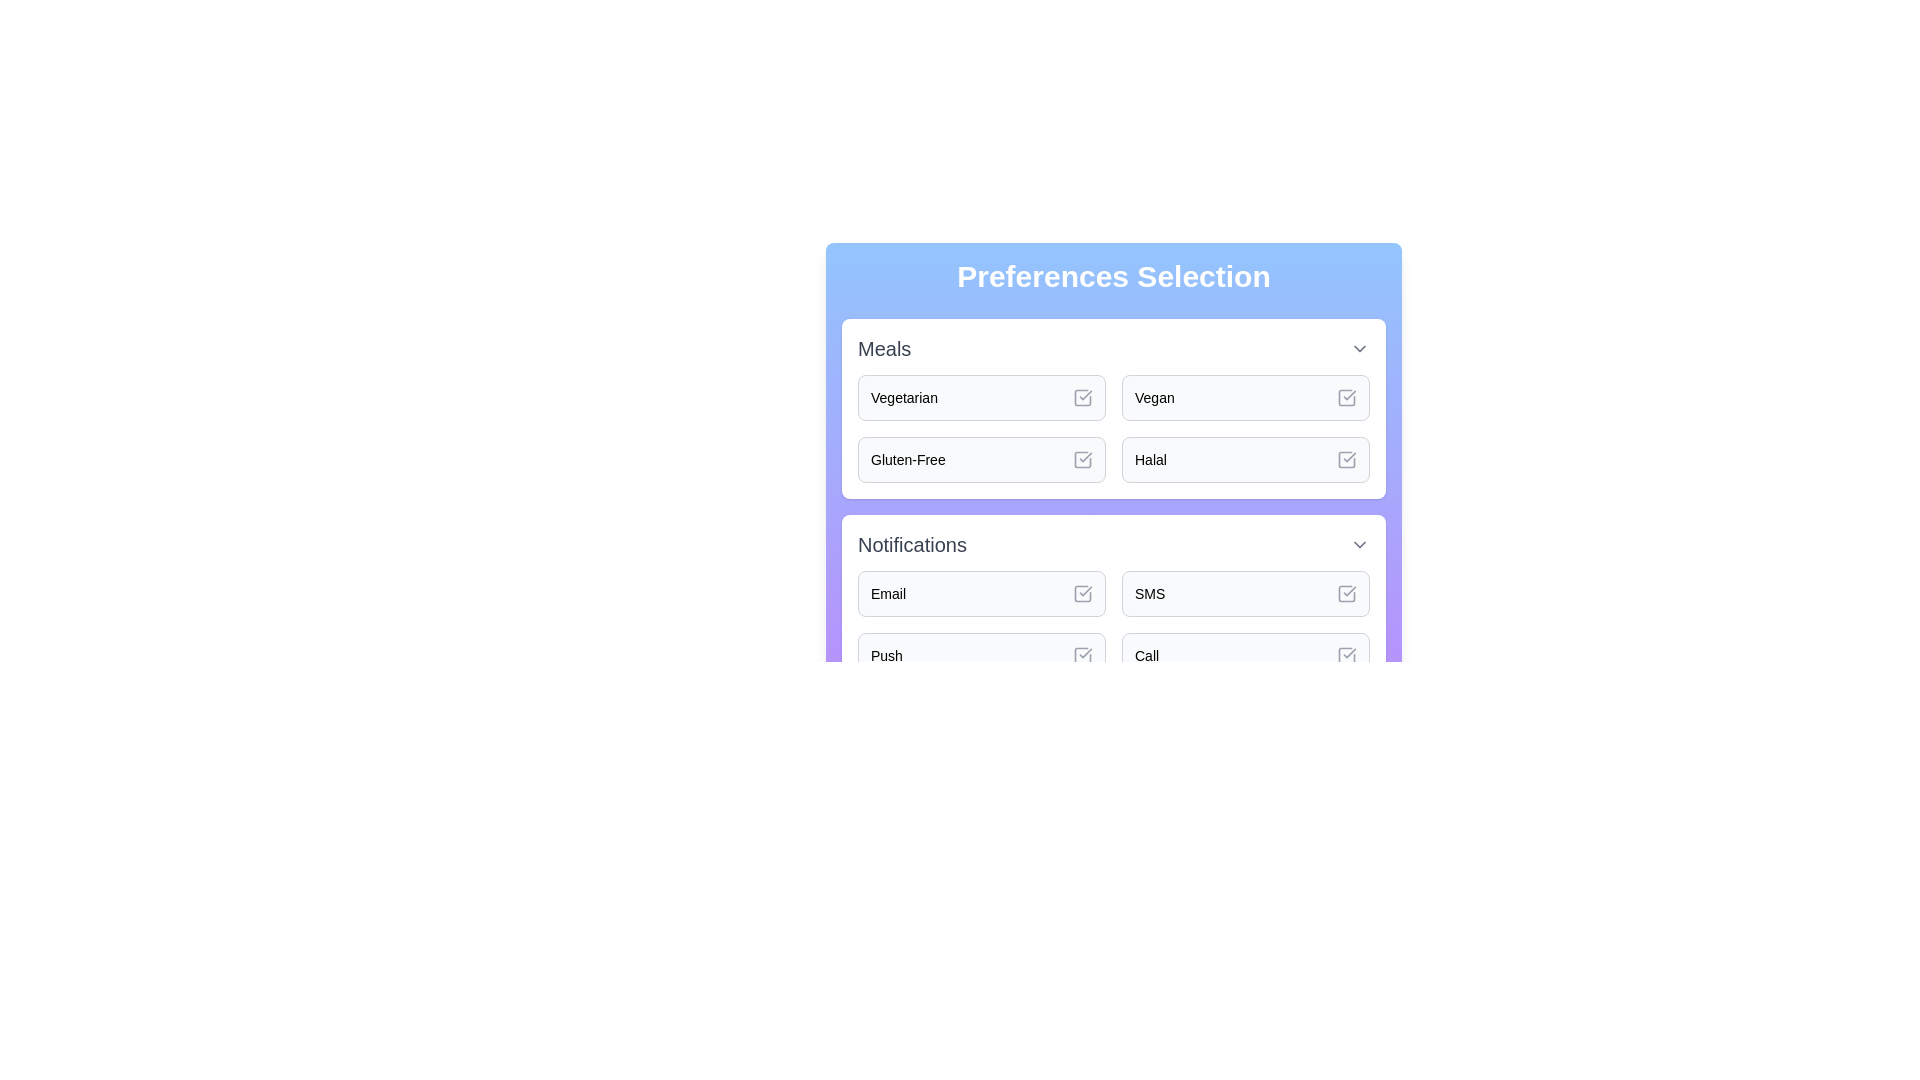 The width and height of the screenshot is (1920, 1080). What do you see at coordinates (982, 655) in the screenshot?
I see `the 'Push' button located in the lower-left part of the 'Notifications' section` at bounding box center [982, 655].